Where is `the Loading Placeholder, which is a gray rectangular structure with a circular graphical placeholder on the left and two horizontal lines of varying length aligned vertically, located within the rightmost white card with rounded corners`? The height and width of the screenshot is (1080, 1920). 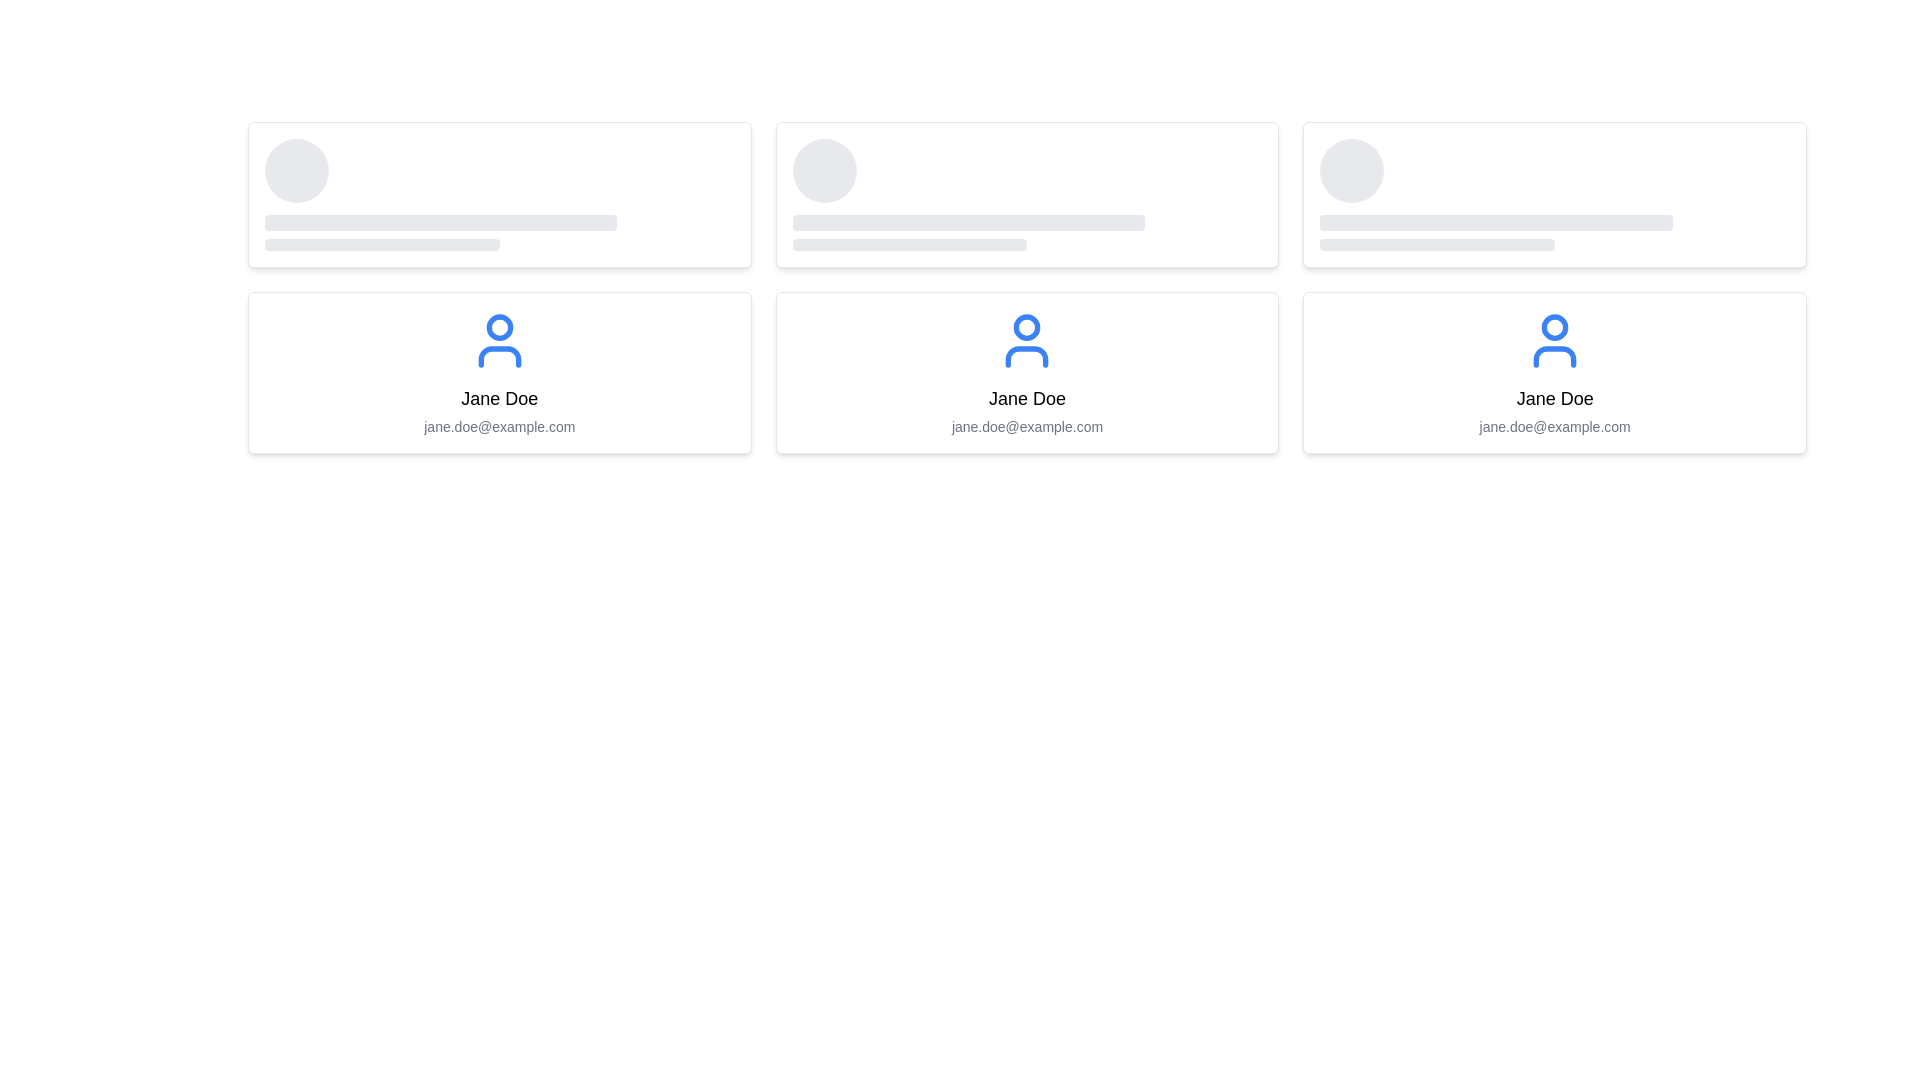 the Loading Placeholder, which is a gray rectangular structure with a circular graphical placeholder on the left and two horizontal lines of varying length aligned vertically, located within the rightmost white card with rounded corners is located at coordinates (1554, 195).